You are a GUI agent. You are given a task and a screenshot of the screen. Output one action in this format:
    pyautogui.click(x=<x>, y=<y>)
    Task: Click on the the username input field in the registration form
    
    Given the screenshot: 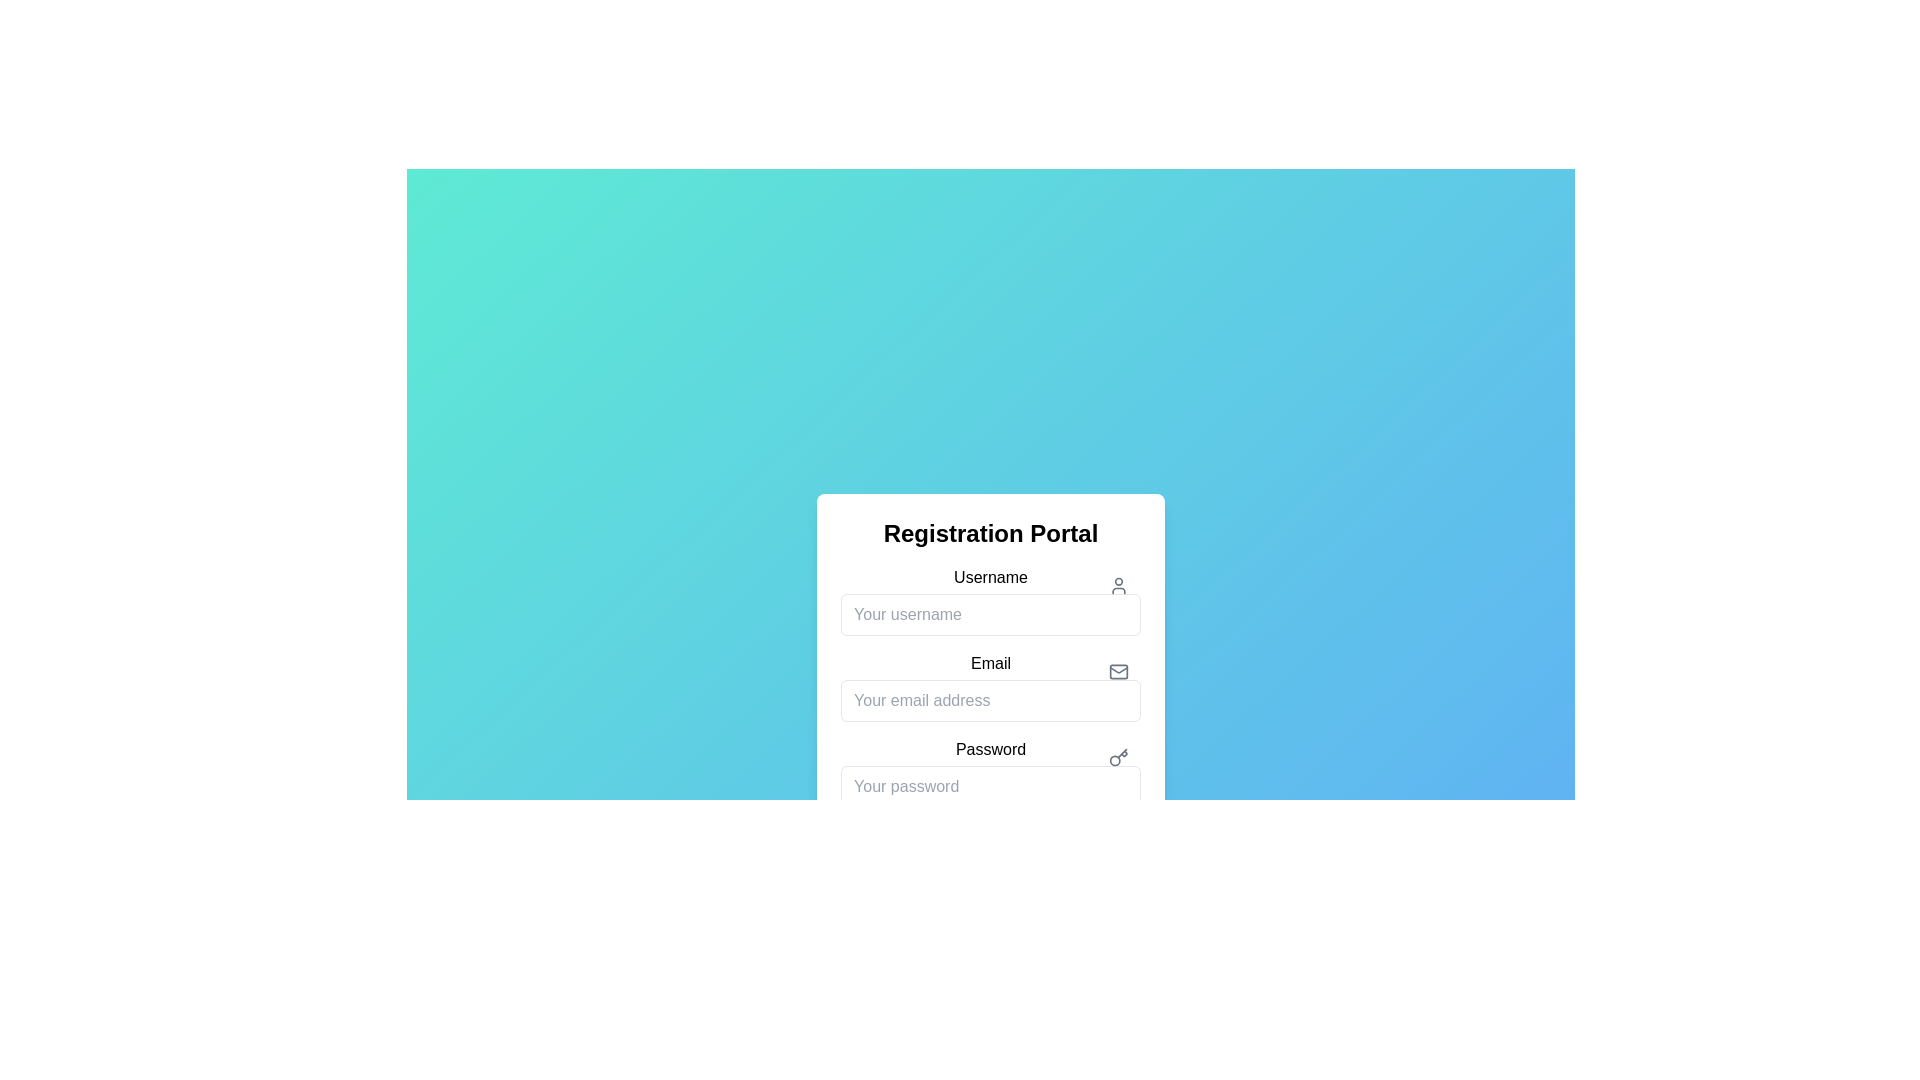 What is the action you would take?
    pyautogui.click(x=990, y=600)
    